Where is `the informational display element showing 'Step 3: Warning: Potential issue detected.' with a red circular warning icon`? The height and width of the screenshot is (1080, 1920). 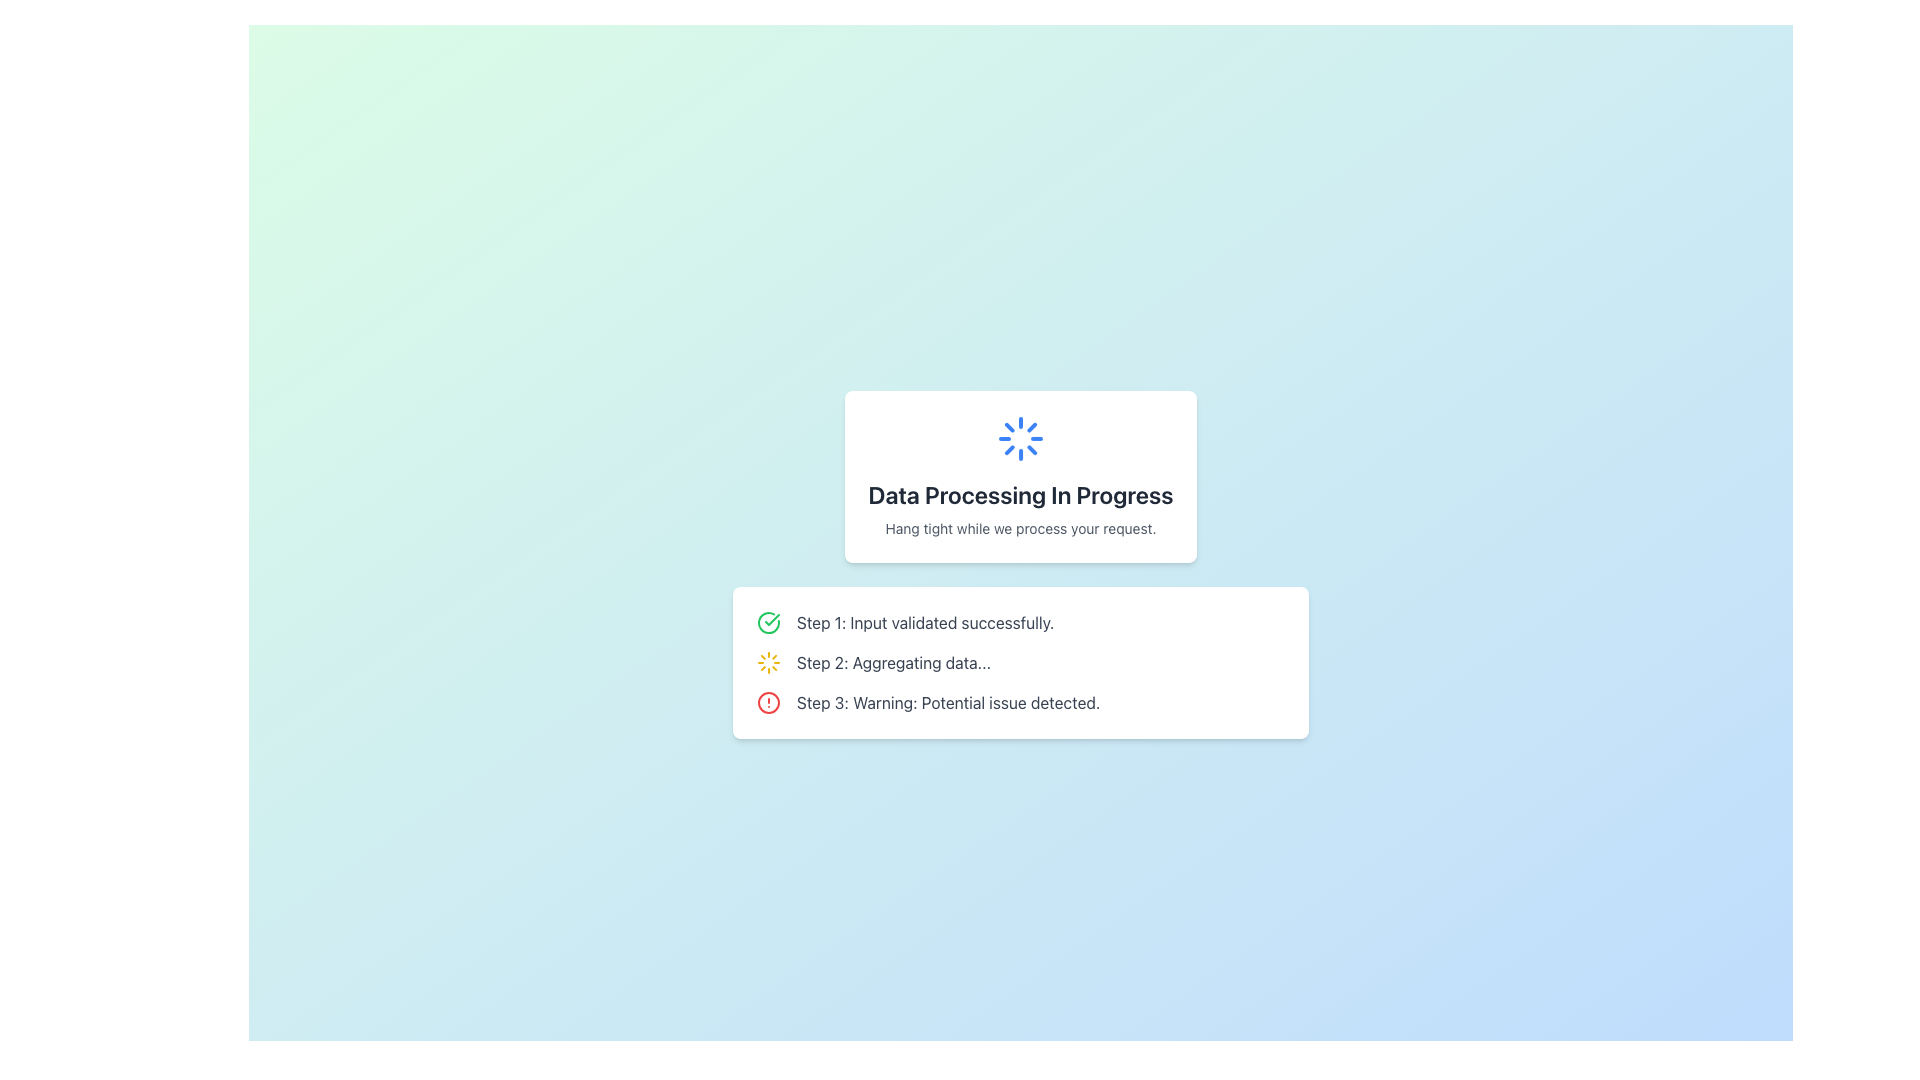 the informational display element showing 'Step 3: Warning: Potential issue detected.' with a red circular warning icon is located at coordinates (1021, 701).